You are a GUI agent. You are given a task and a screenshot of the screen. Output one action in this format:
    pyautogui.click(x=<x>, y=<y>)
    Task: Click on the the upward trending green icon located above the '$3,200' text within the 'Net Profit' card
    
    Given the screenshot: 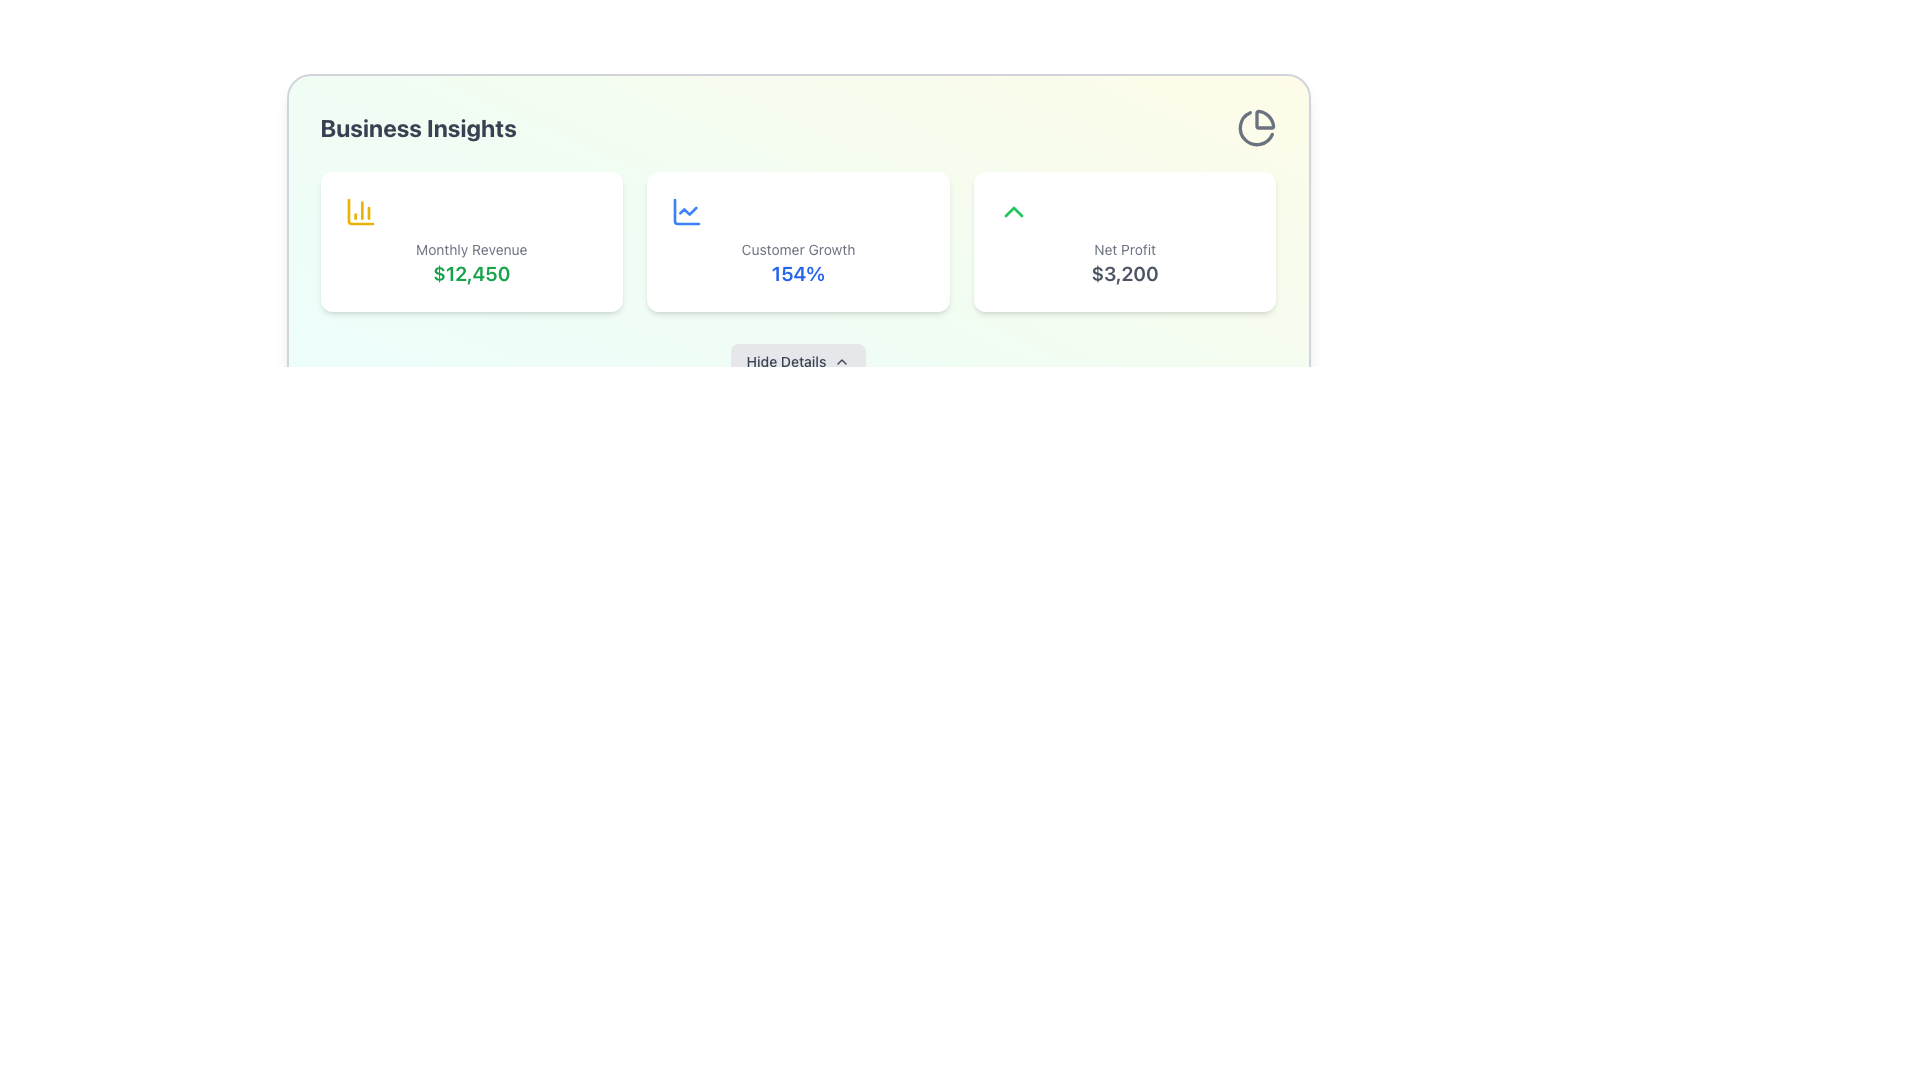 What is the action you would take?
    pyautogui.click(x=1013, y=212)
    